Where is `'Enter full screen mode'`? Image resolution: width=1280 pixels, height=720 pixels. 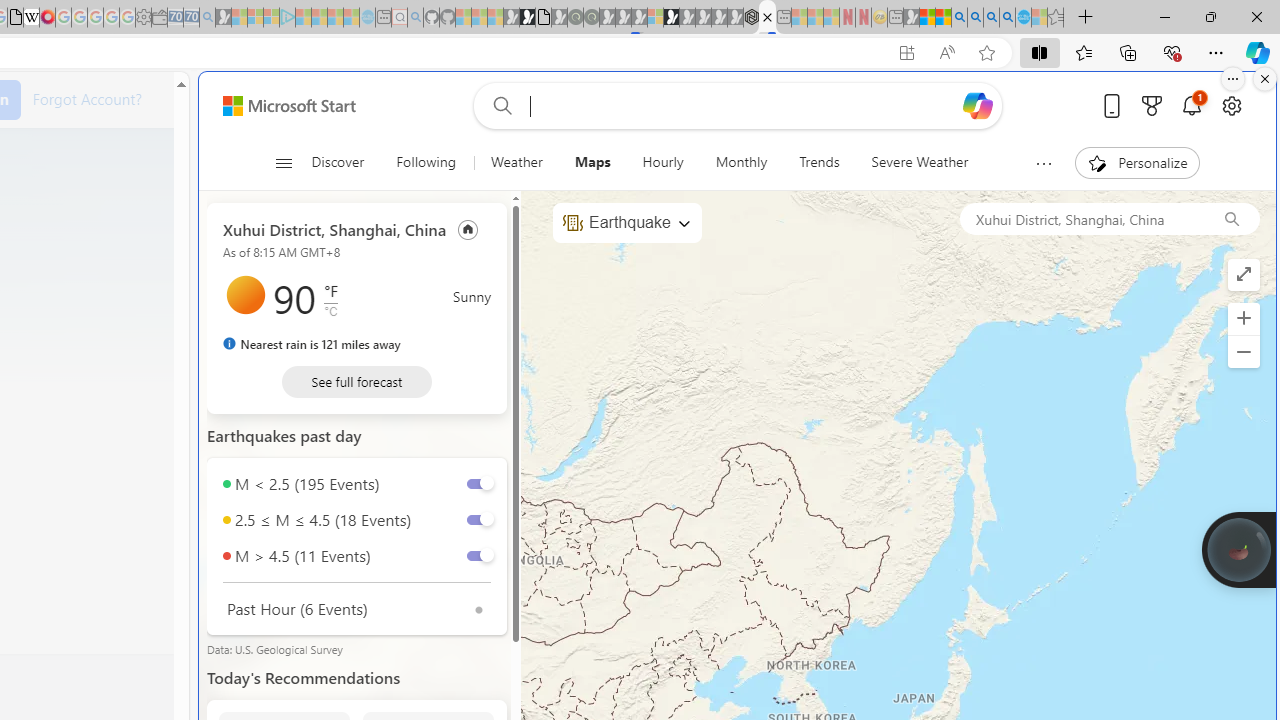 'Enter full screen mode' is located at coordinates (1242, 275).